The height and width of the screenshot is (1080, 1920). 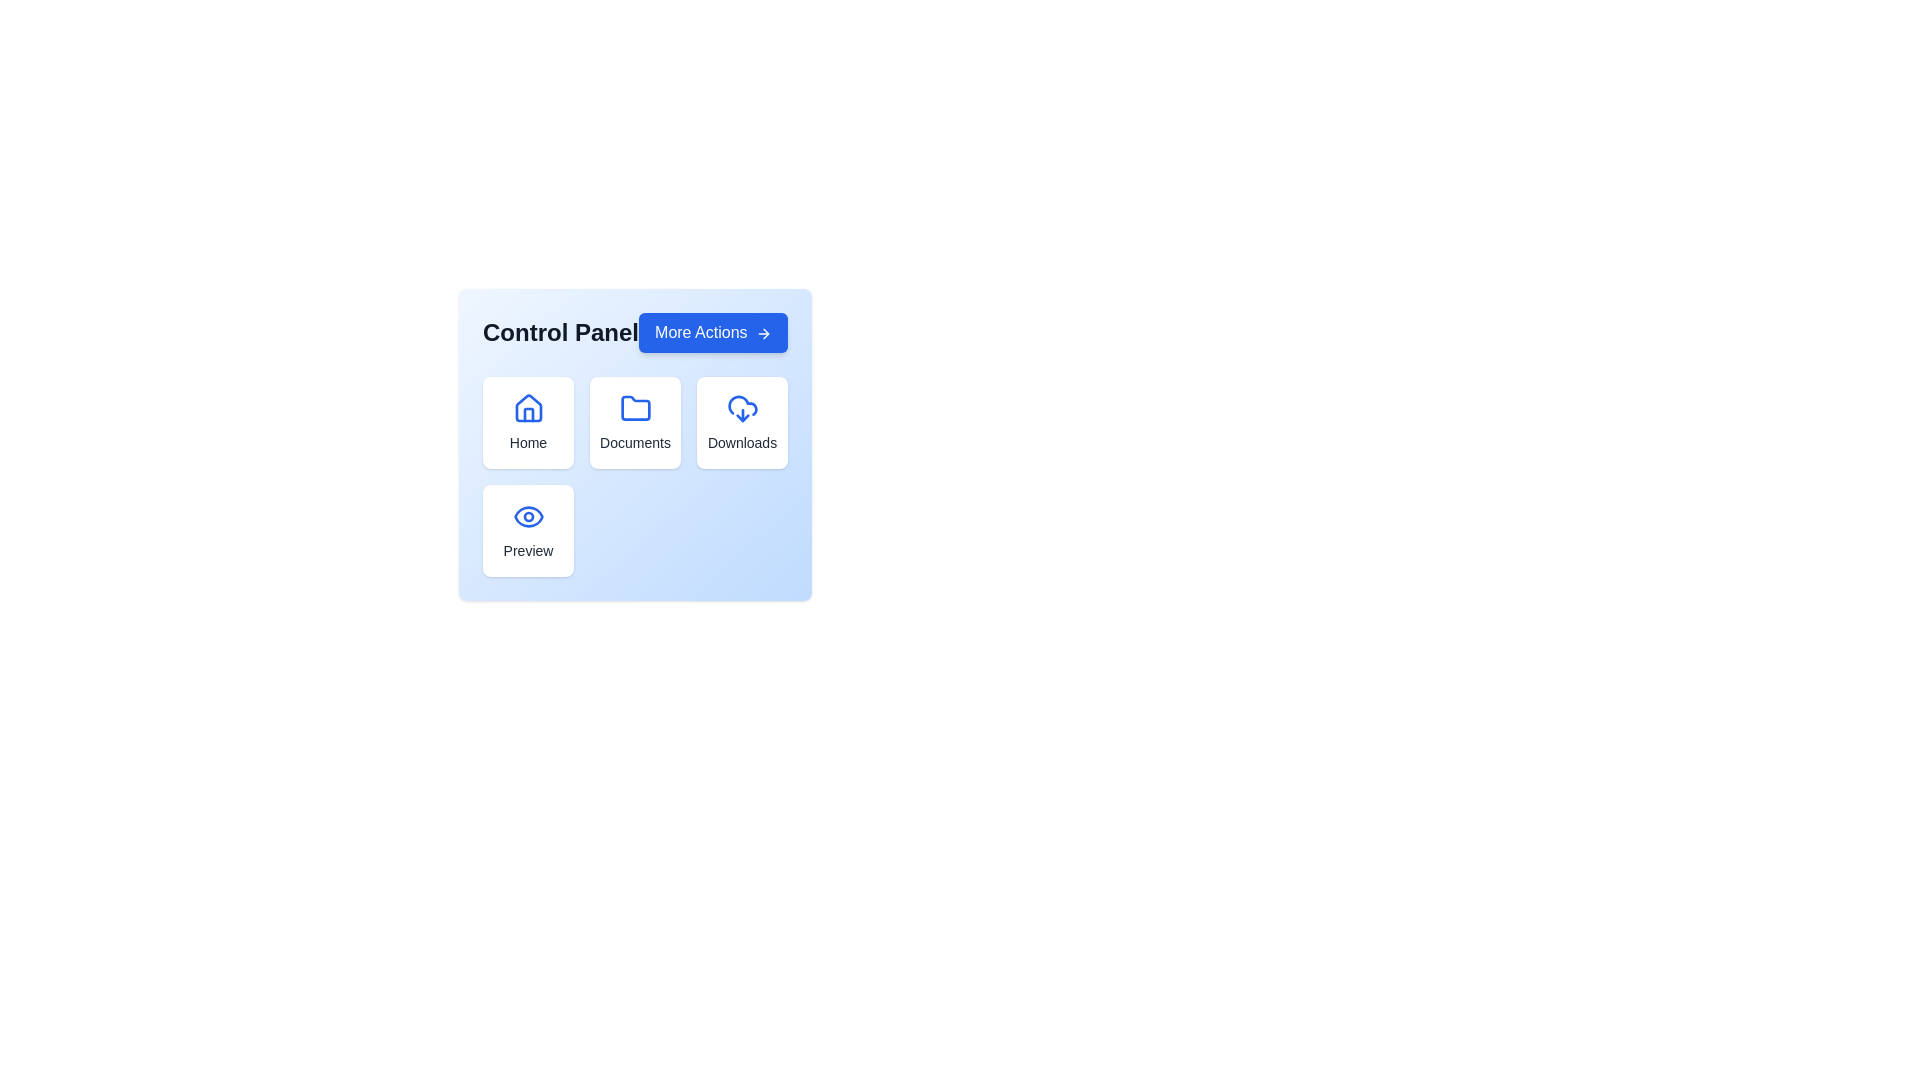 I want to click on the navigational button that directs to the 'Home' section, located in the top-left position of the grid layout, so click(x=528, y=422).